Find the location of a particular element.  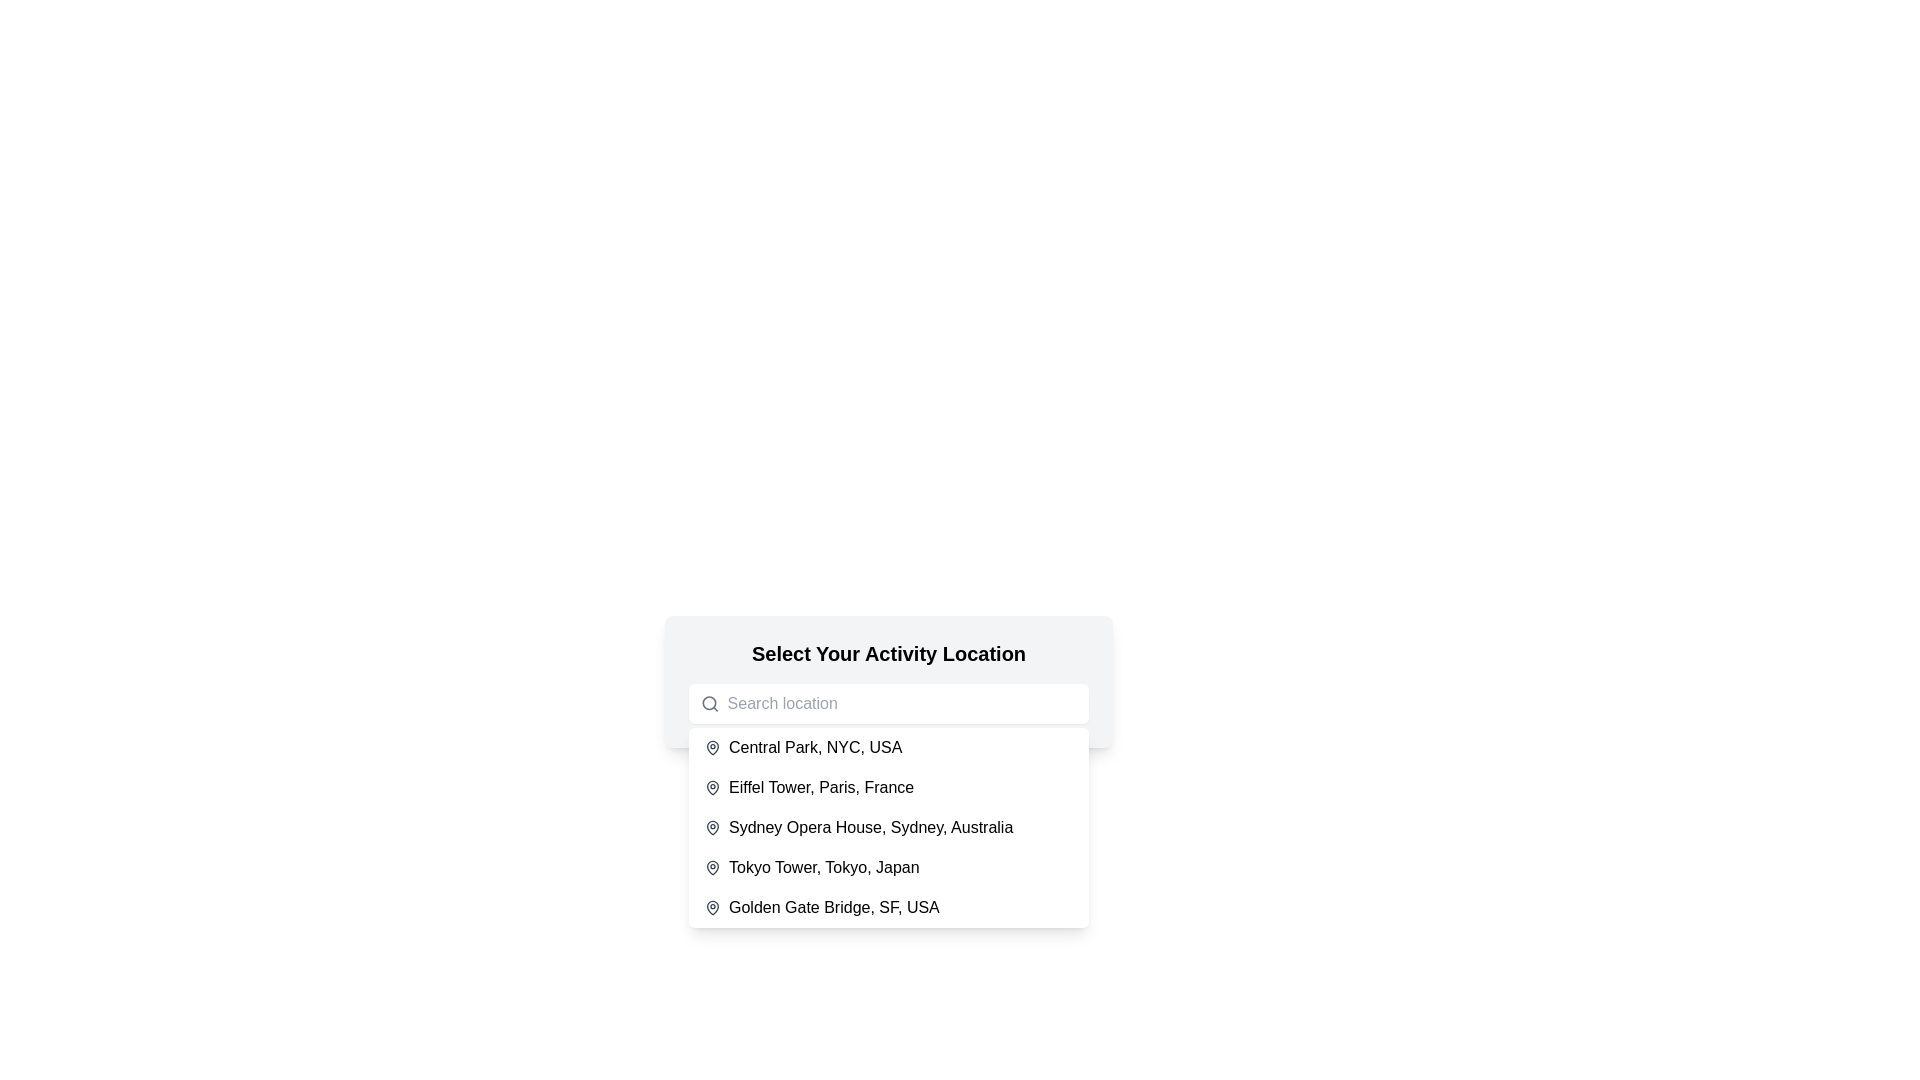

the icon marking the location option for 'Sydney Opera House, Sydney, Australia' in the menu list of geographical options is located at coordinates (713, 828).